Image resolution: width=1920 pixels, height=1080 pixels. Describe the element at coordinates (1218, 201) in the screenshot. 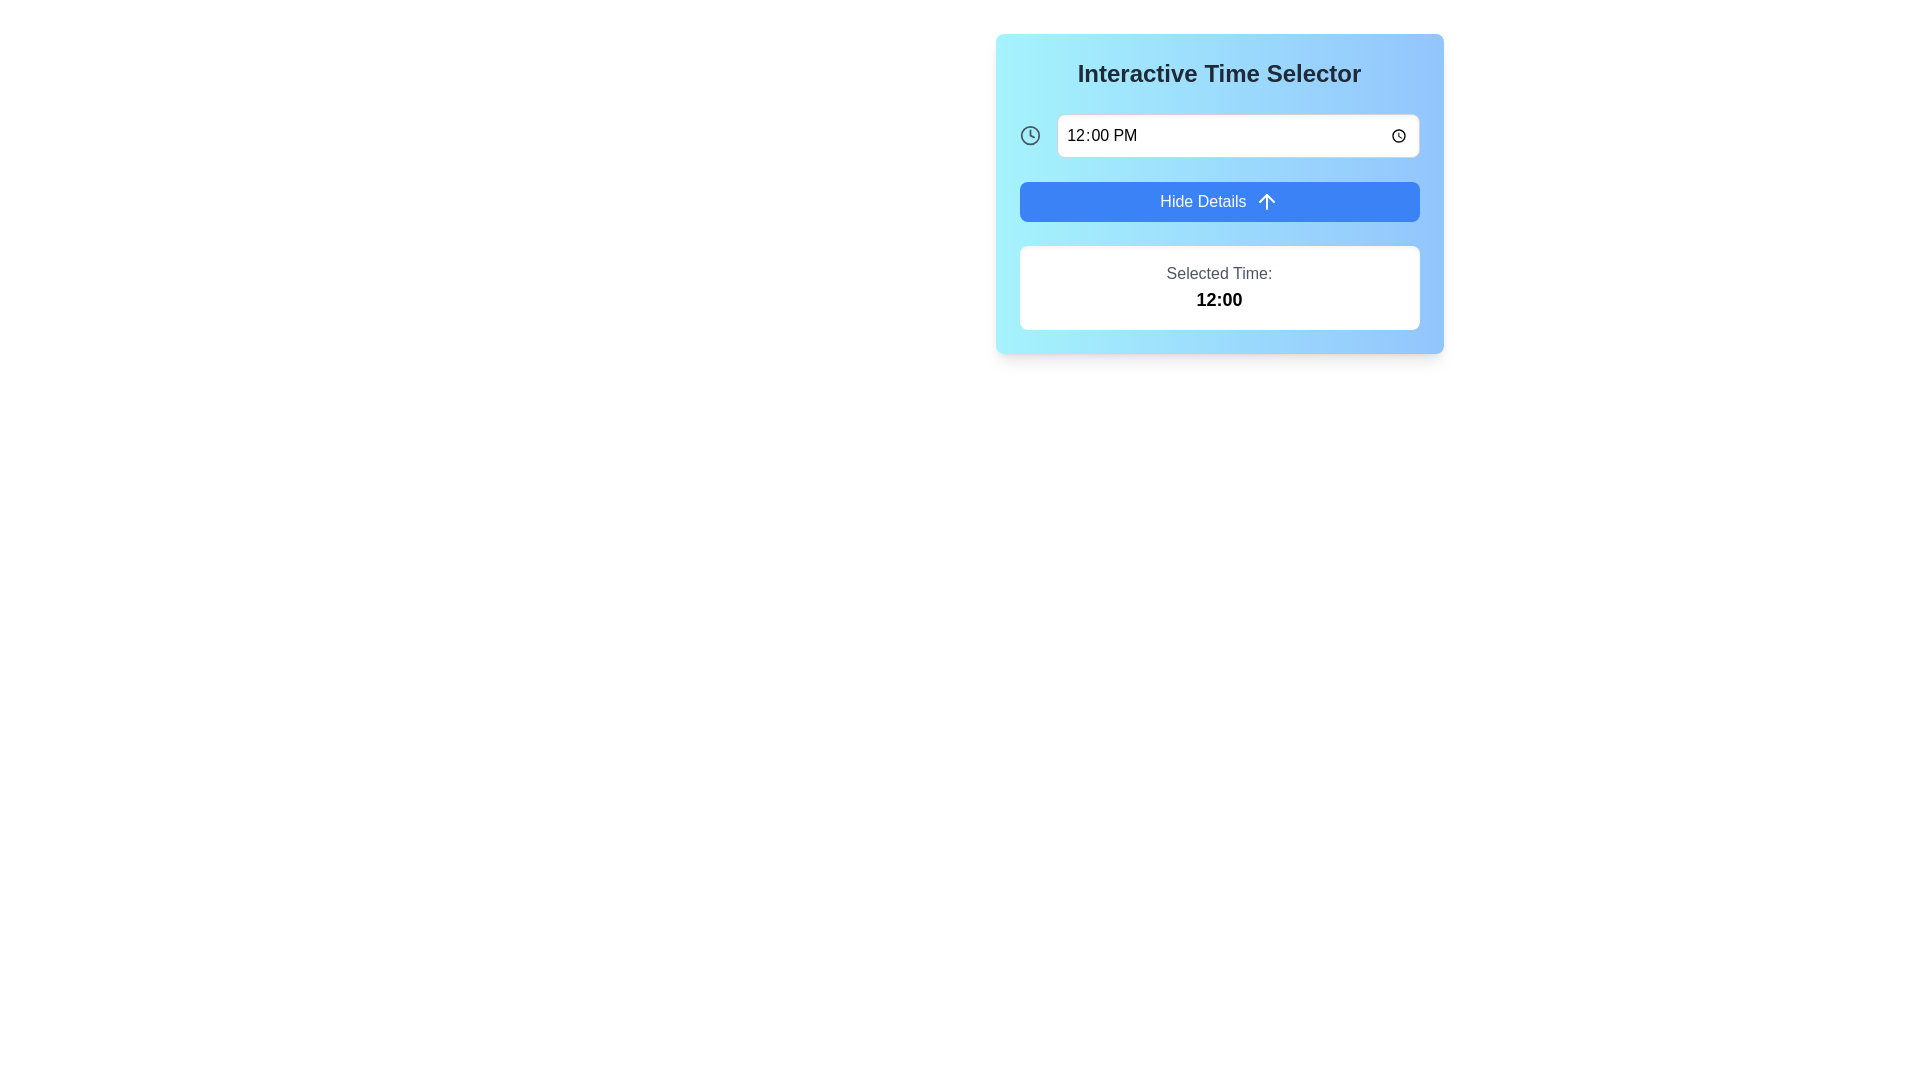

I see `the button with a blue background and white text reading 'Hide Details' to observe the style change` at that location.